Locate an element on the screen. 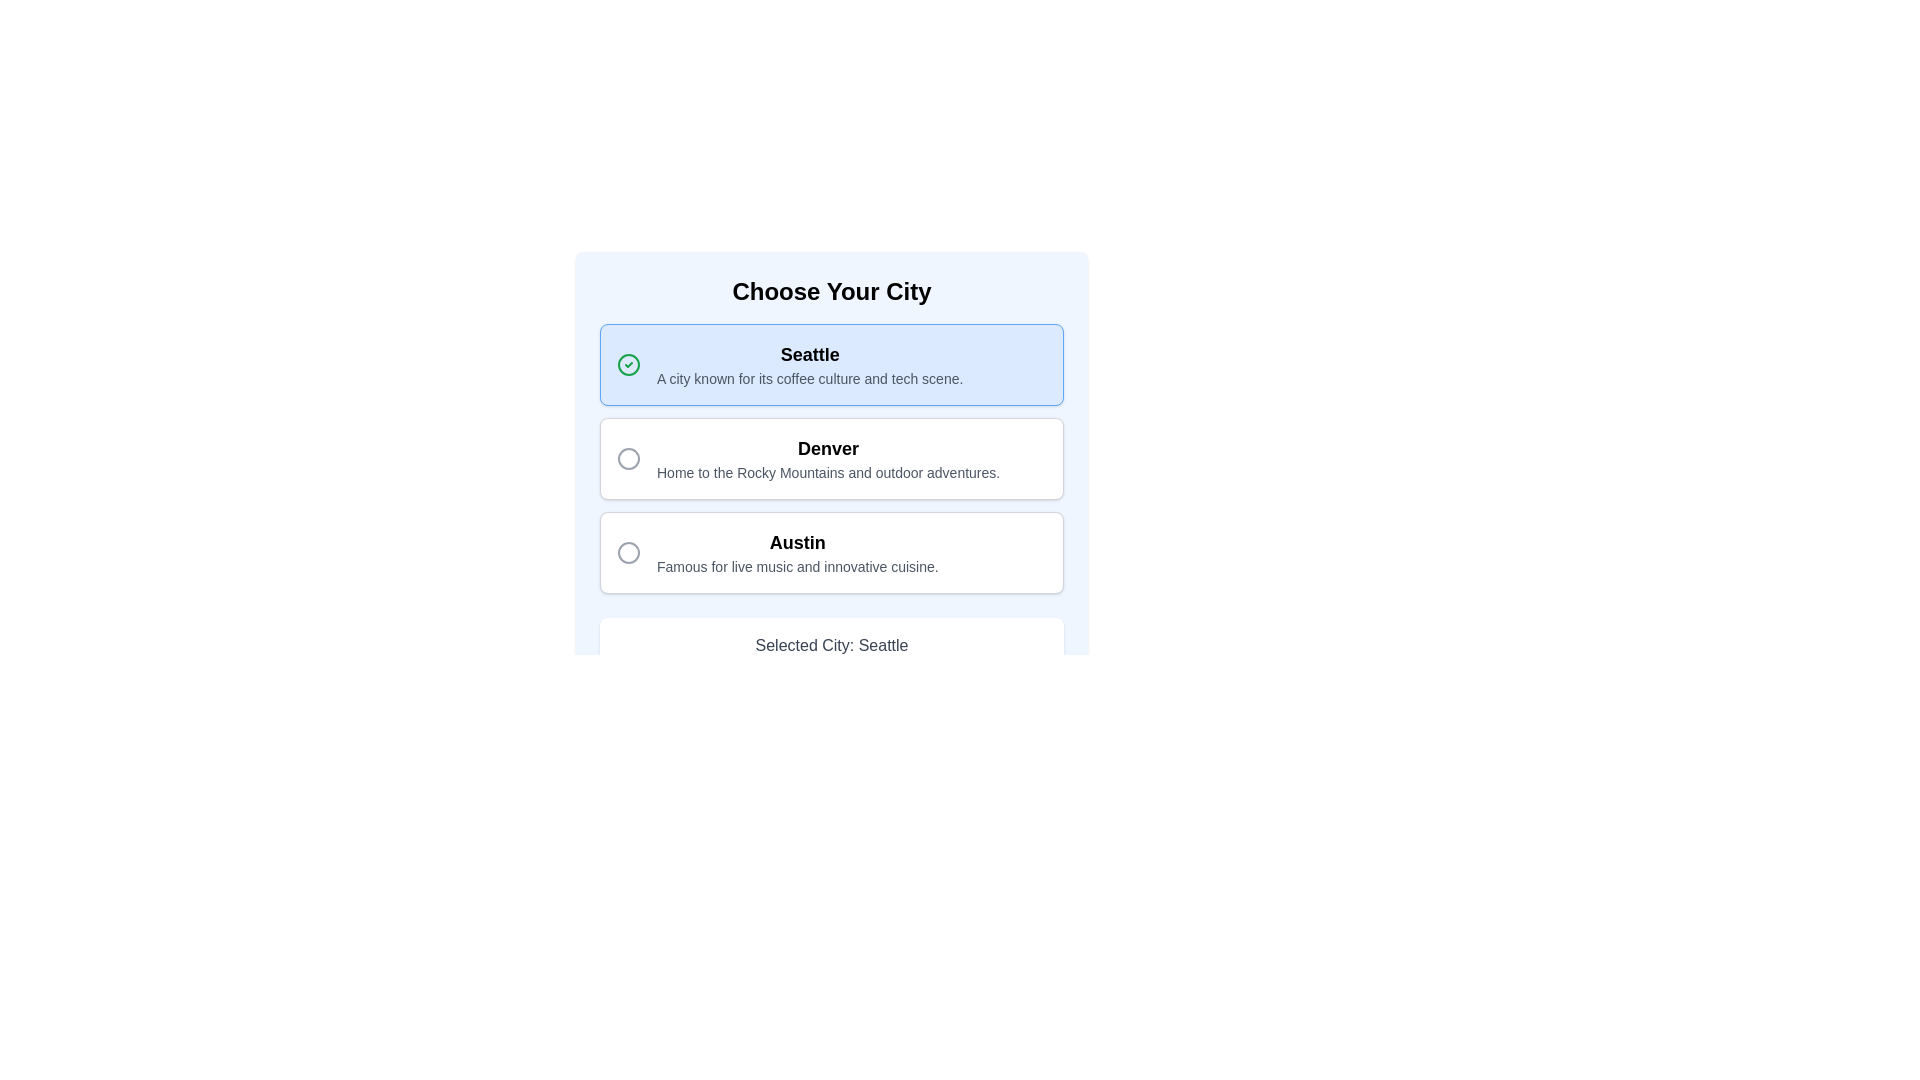 This screenshot has width=1920, height=1080. the 'Denver' option card using keyboard navigation is located at coordinates (831, 459).